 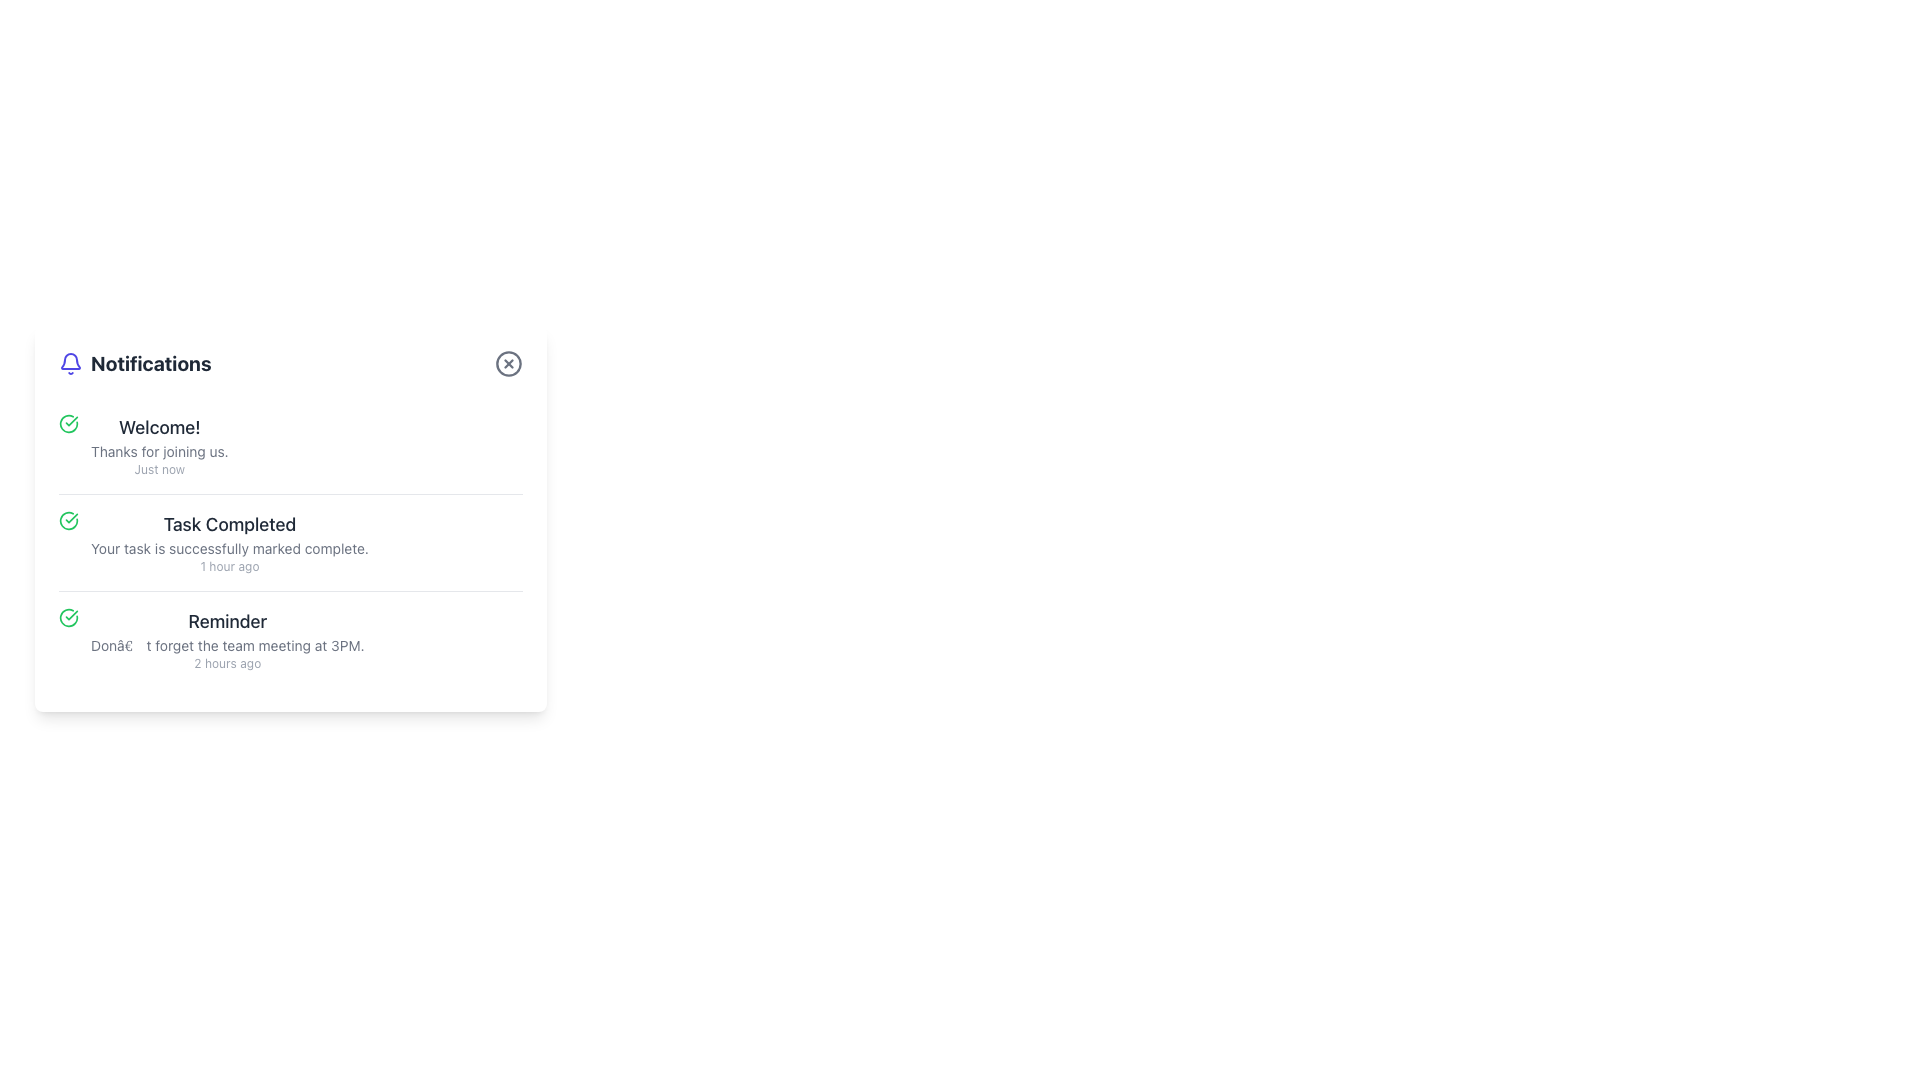 I want to click on the success icon located in the notification section next to the text 'Welcome!', so click(x=68, y=423).